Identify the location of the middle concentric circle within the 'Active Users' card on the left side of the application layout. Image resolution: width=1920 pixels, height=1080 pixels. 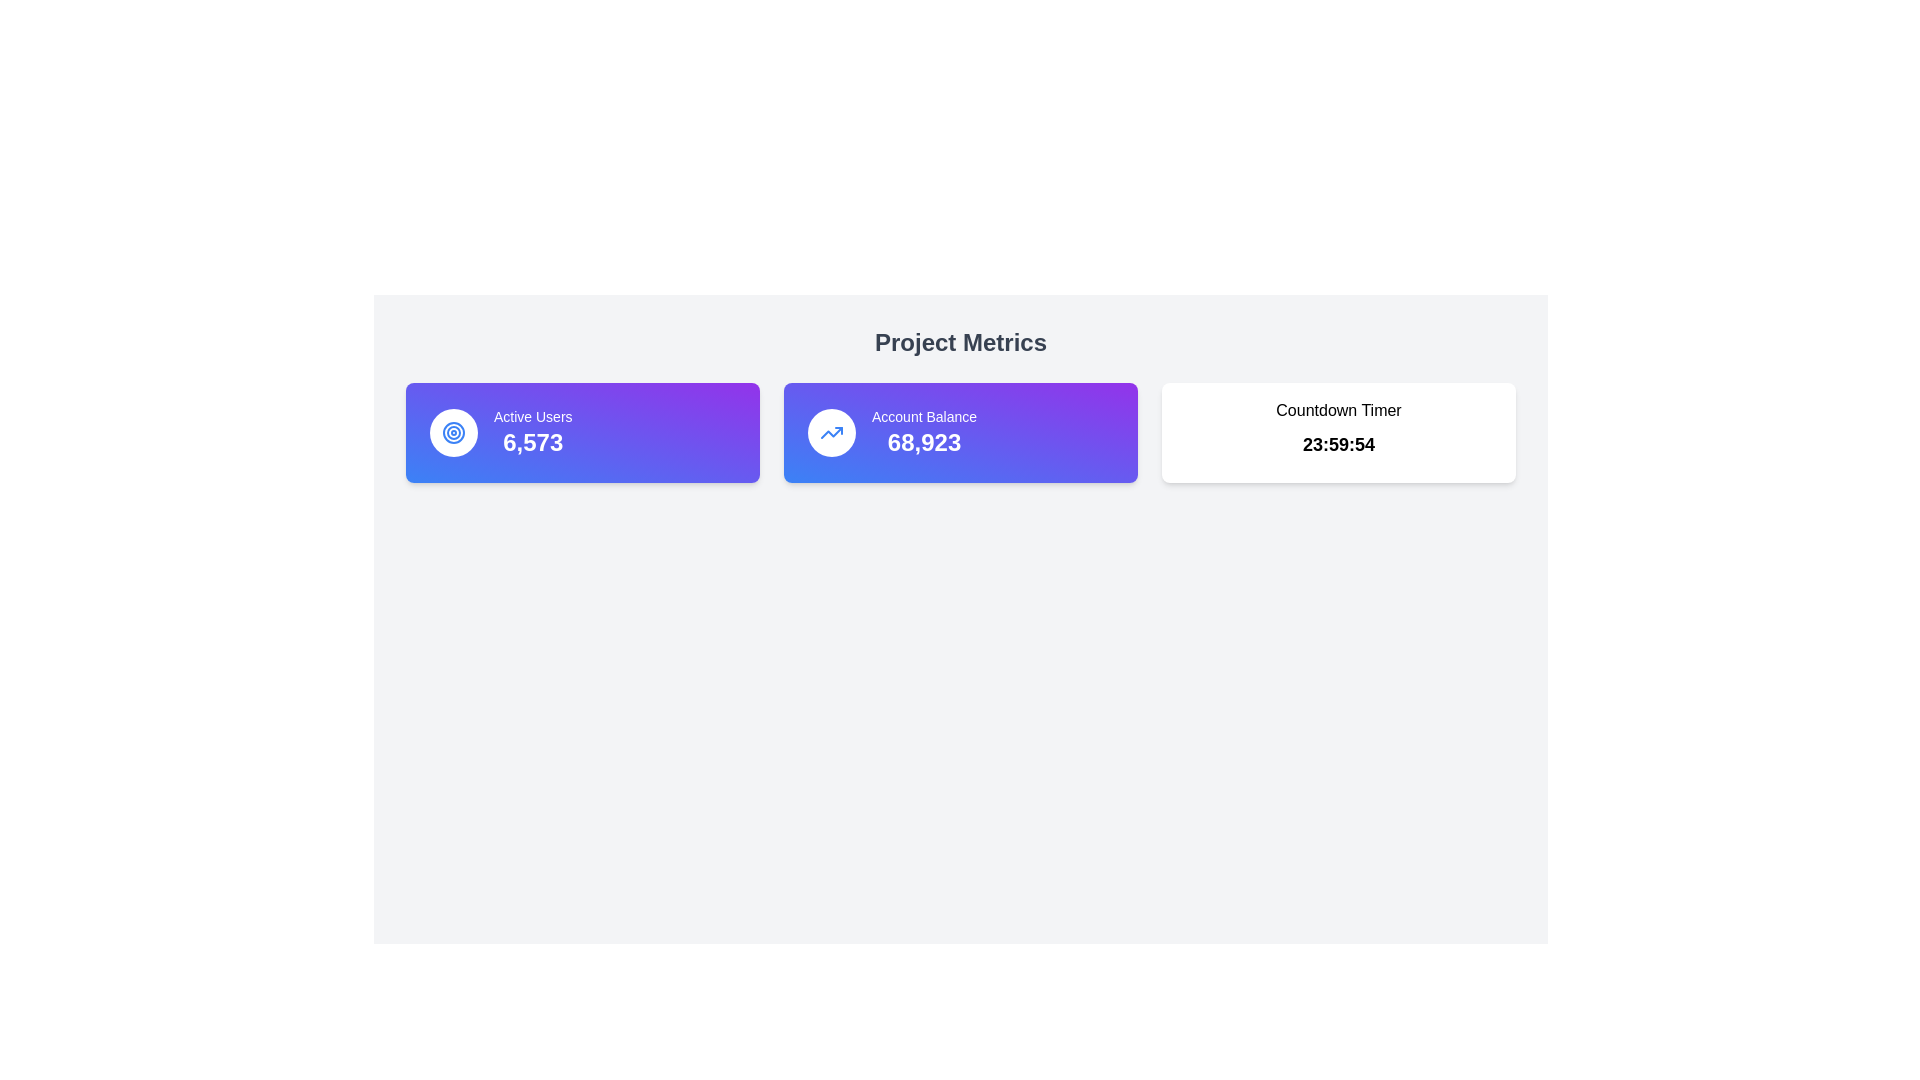
(453, 431).